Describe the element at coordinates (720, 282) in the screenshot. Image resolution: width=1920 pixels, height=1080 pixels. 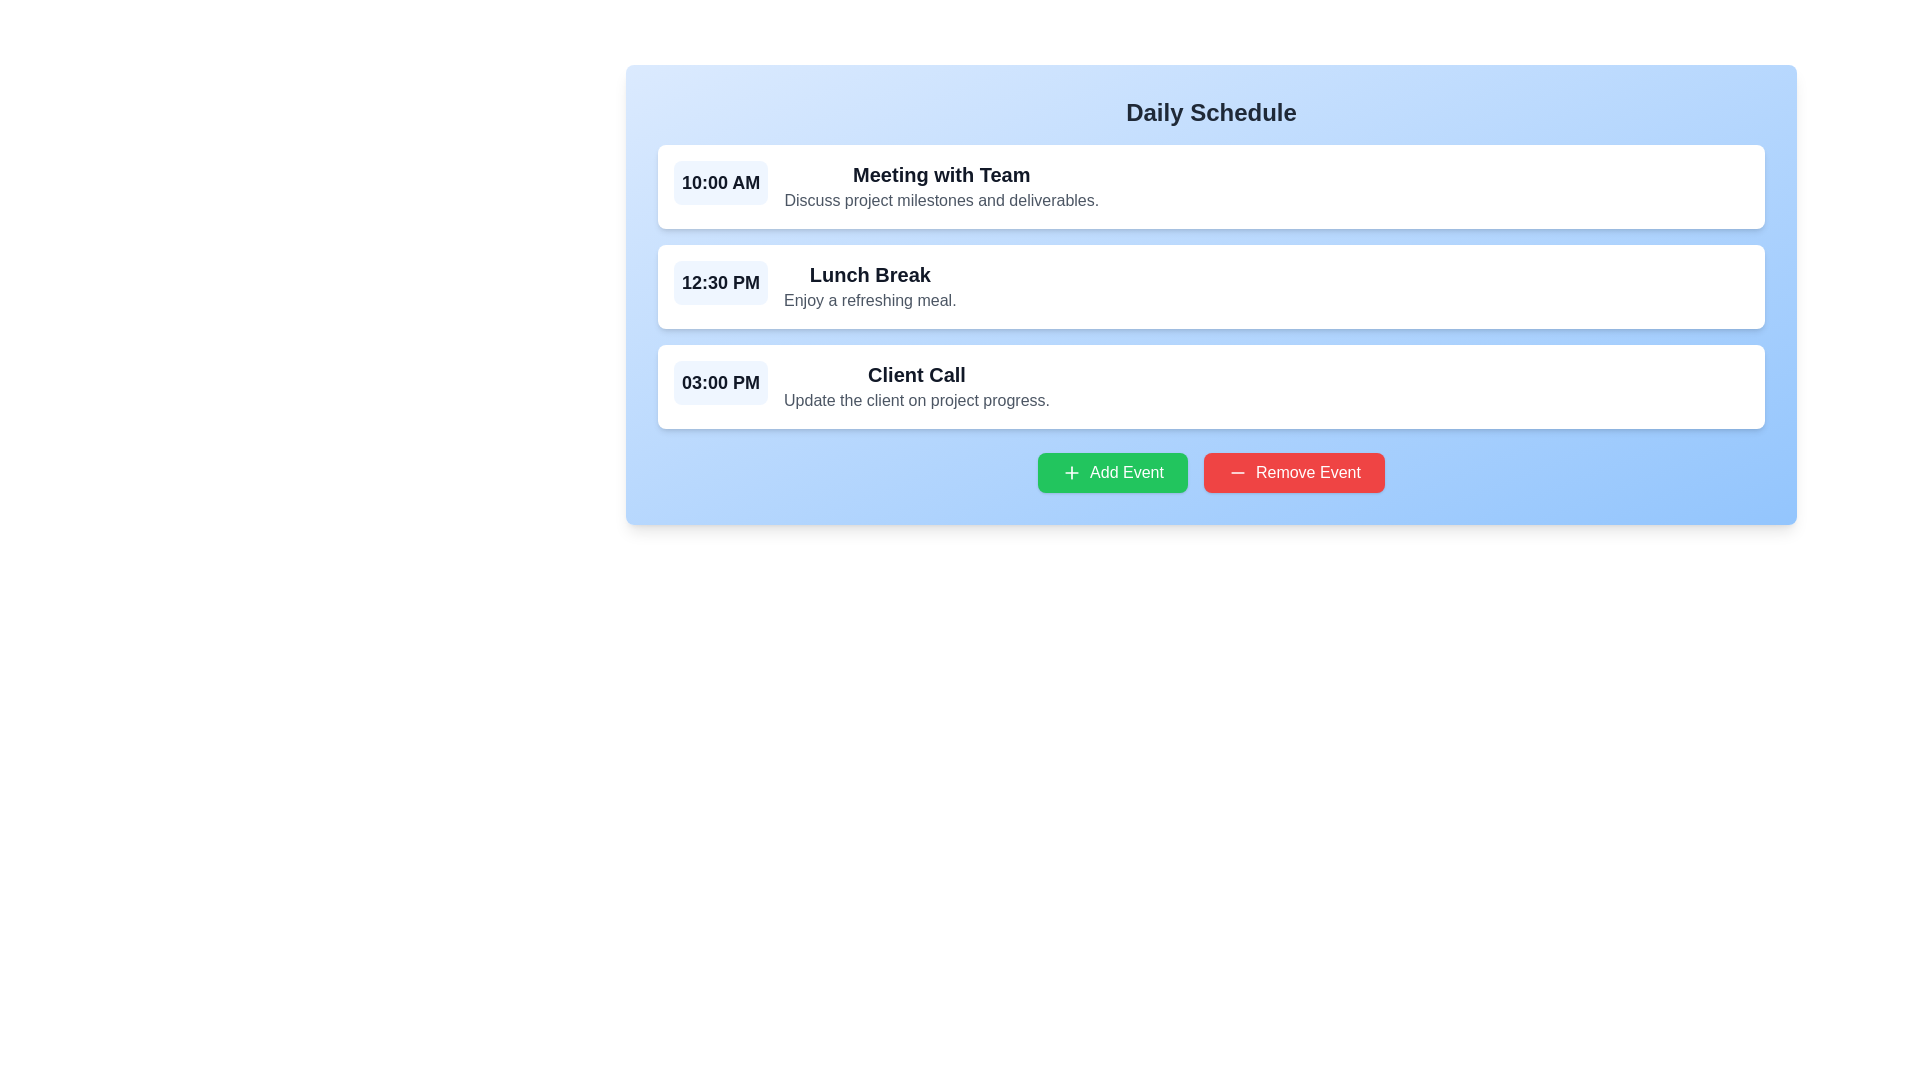
I see `the time displayed in the text label showing '12:30 PM' in bold on the left side of the 'Lunch Break' panel` at that location.